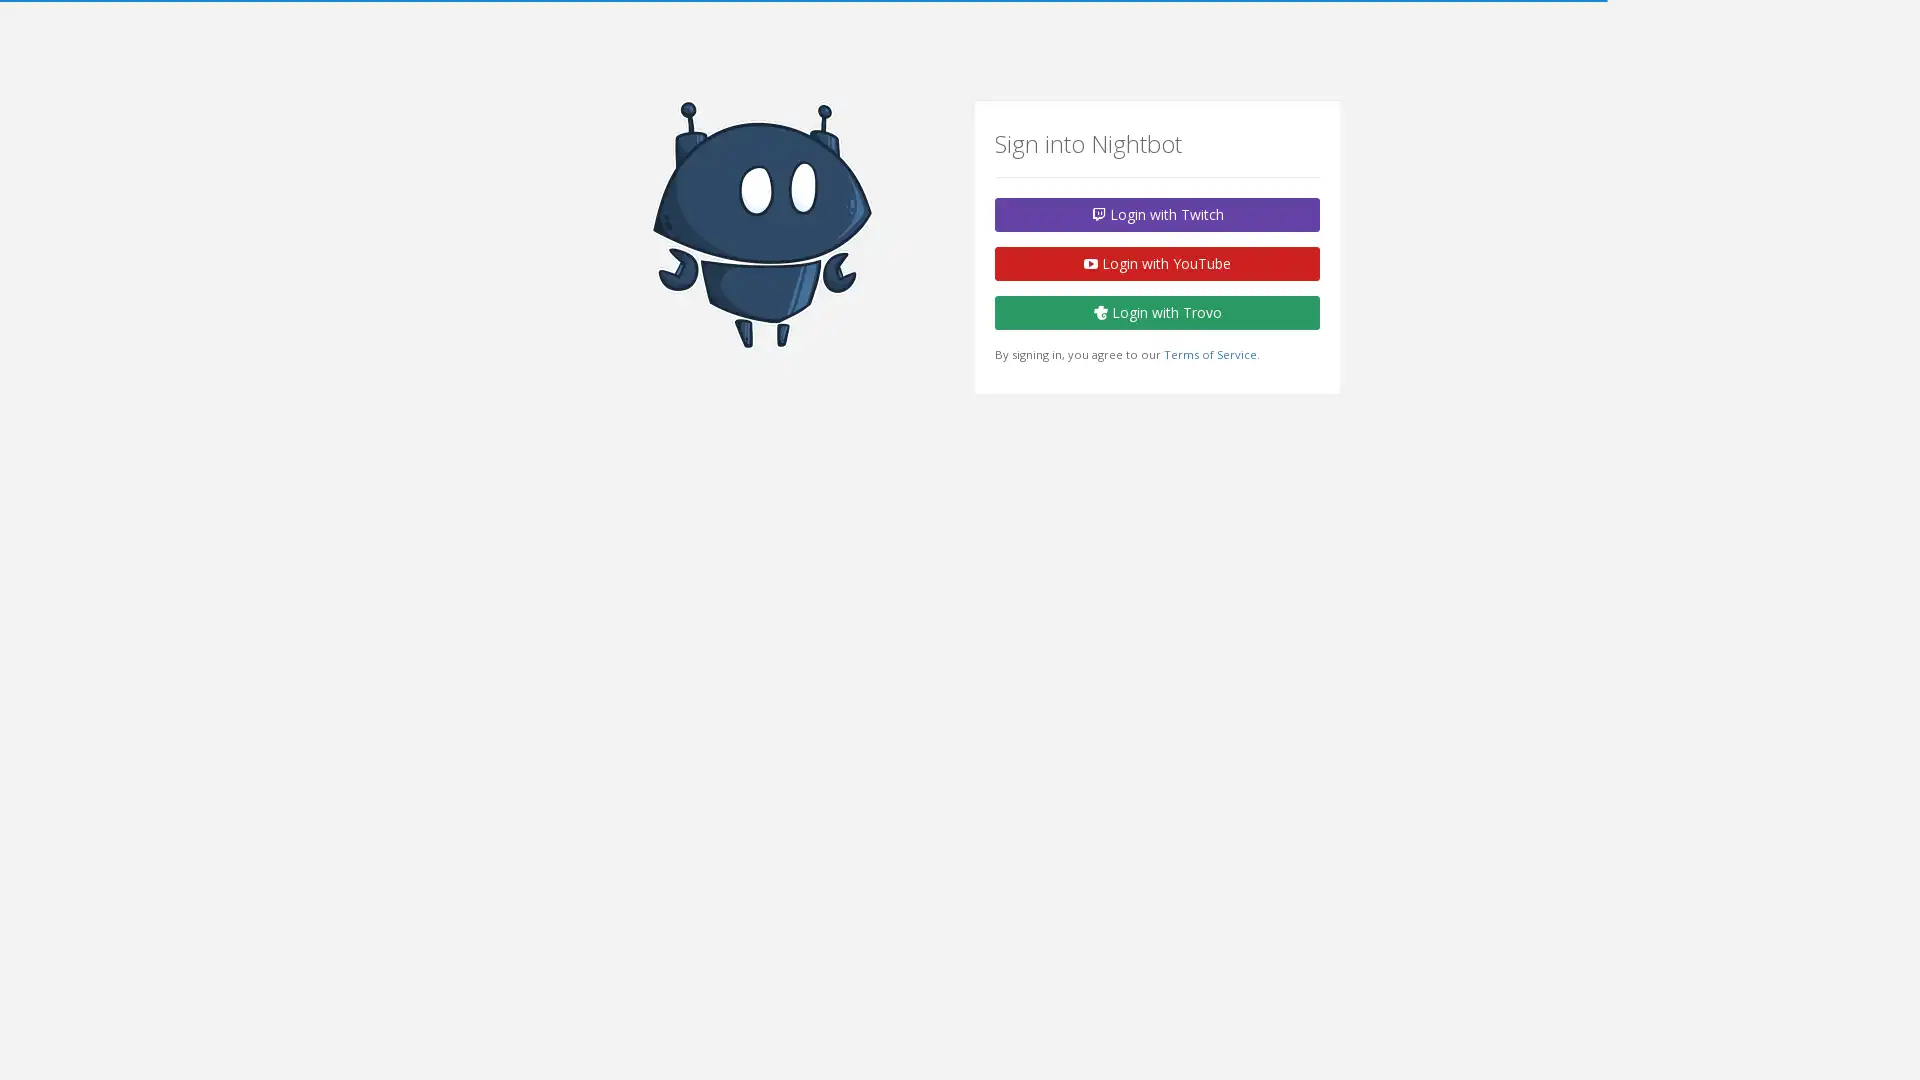  Describe the element at coordinates (1157, 215) in the screenshot. I see `Login with Twitch` at that location.